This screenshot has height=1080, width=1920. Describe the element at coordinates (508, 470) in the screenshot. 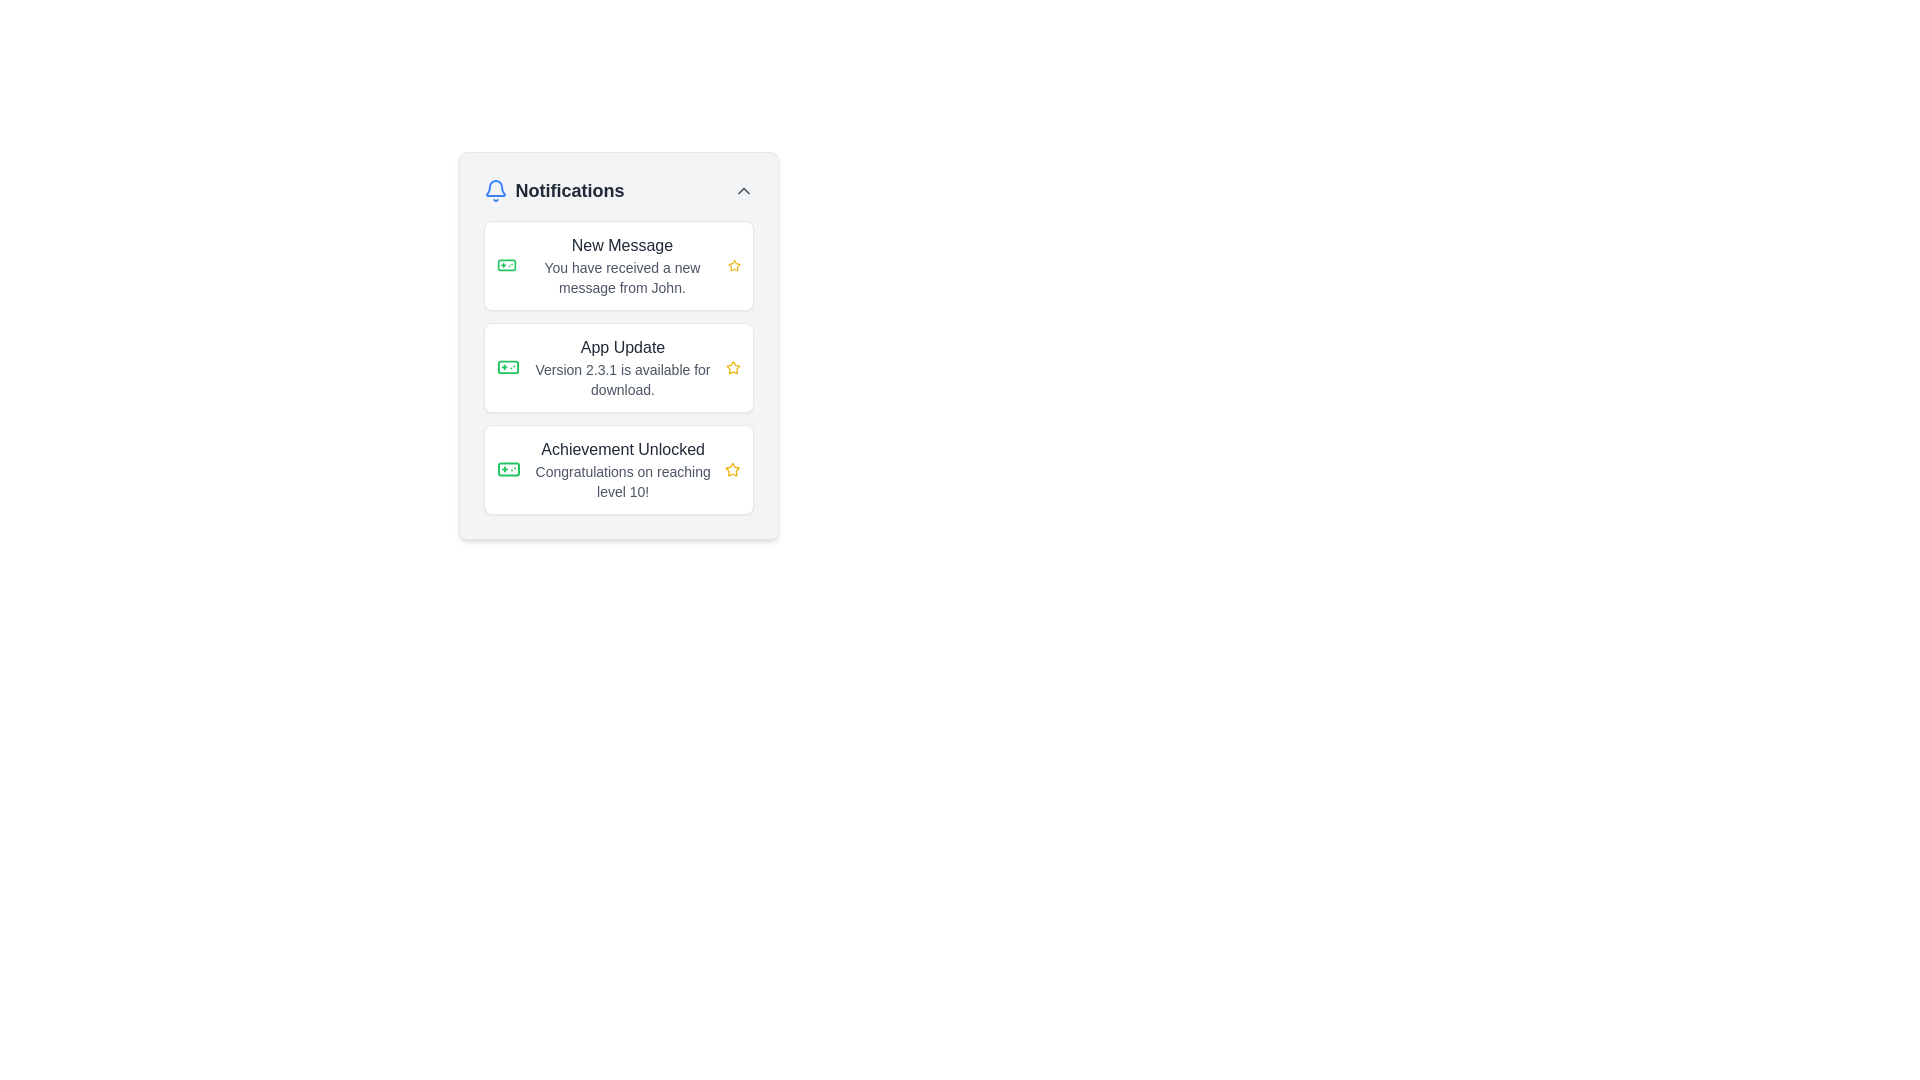

I see `the icon representing achievements in the 'Achievement Unlocked' notification entry, located to the left of the text content` at that location.